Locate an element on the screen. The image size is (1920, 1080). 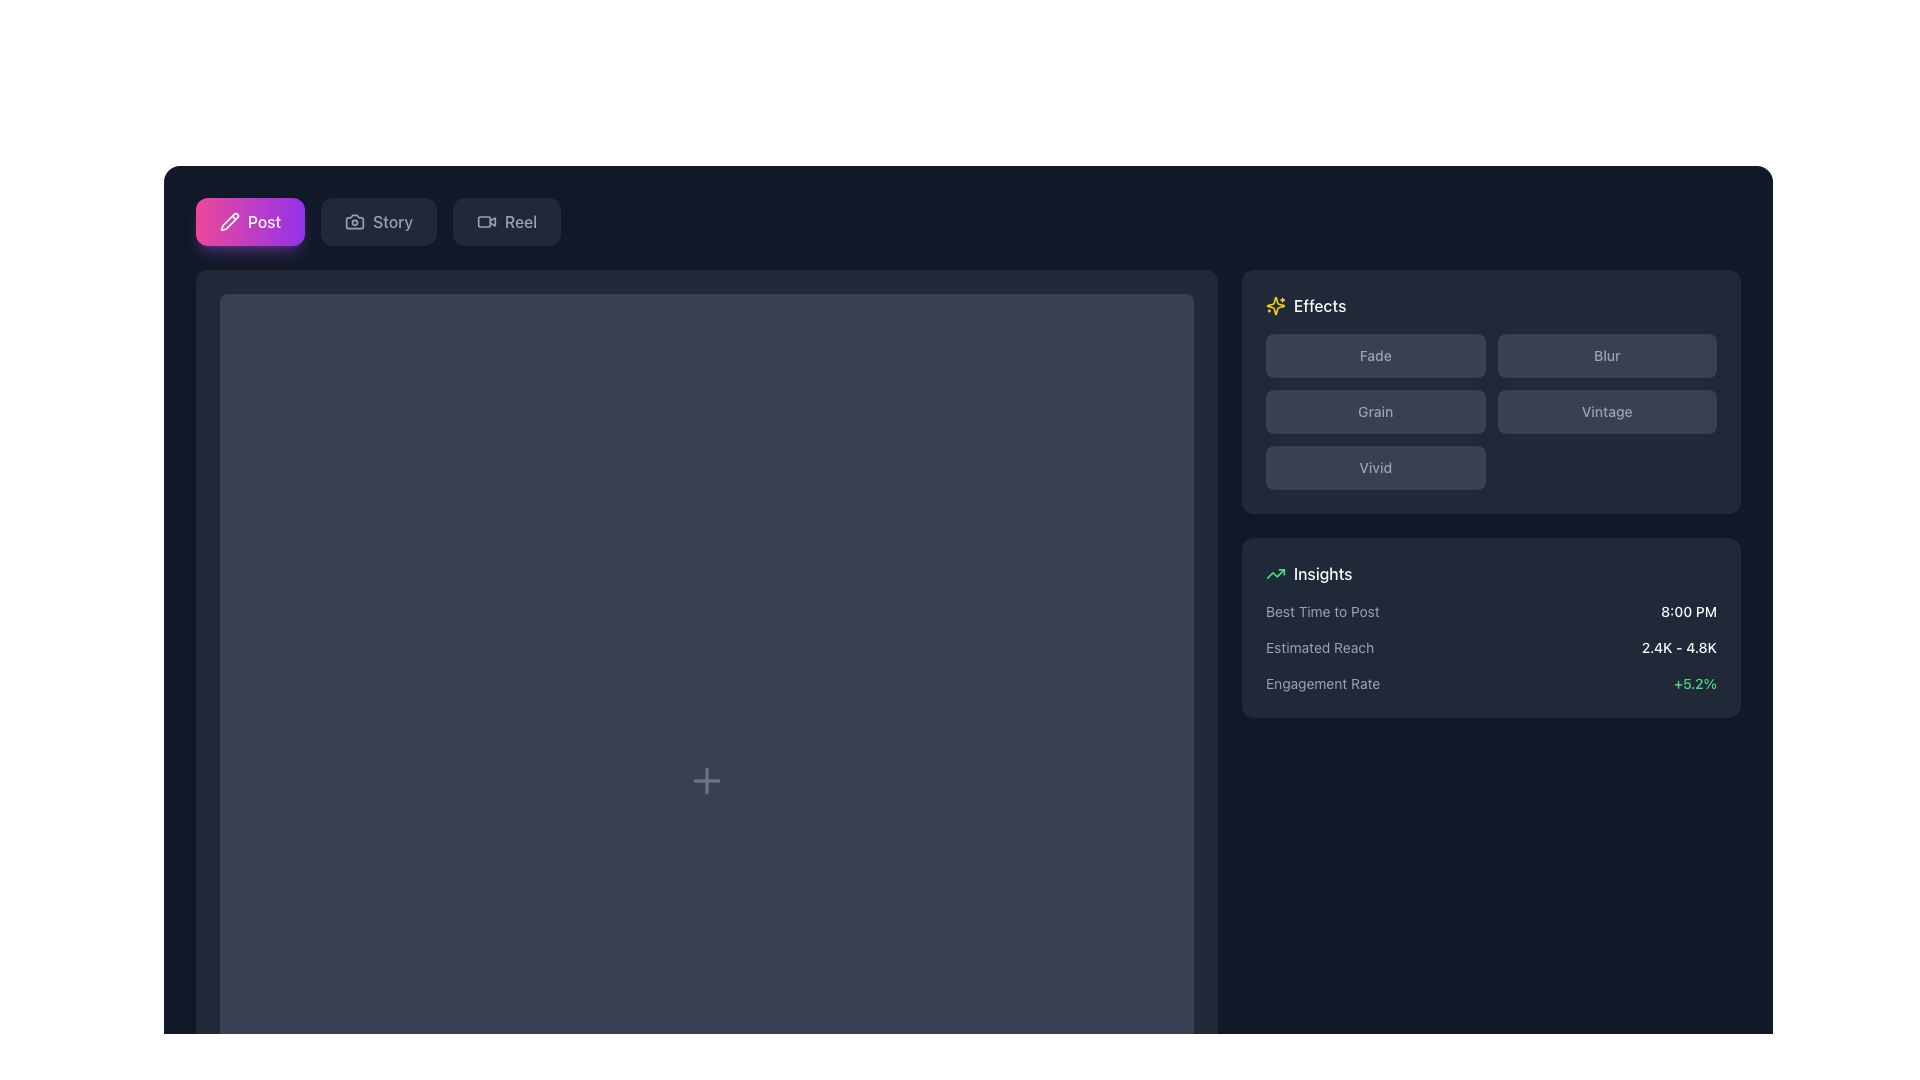
the vibrant gradient button labeled 'Post' on the left side of the button row to initiate post creation is located at coordinates (249, 222).